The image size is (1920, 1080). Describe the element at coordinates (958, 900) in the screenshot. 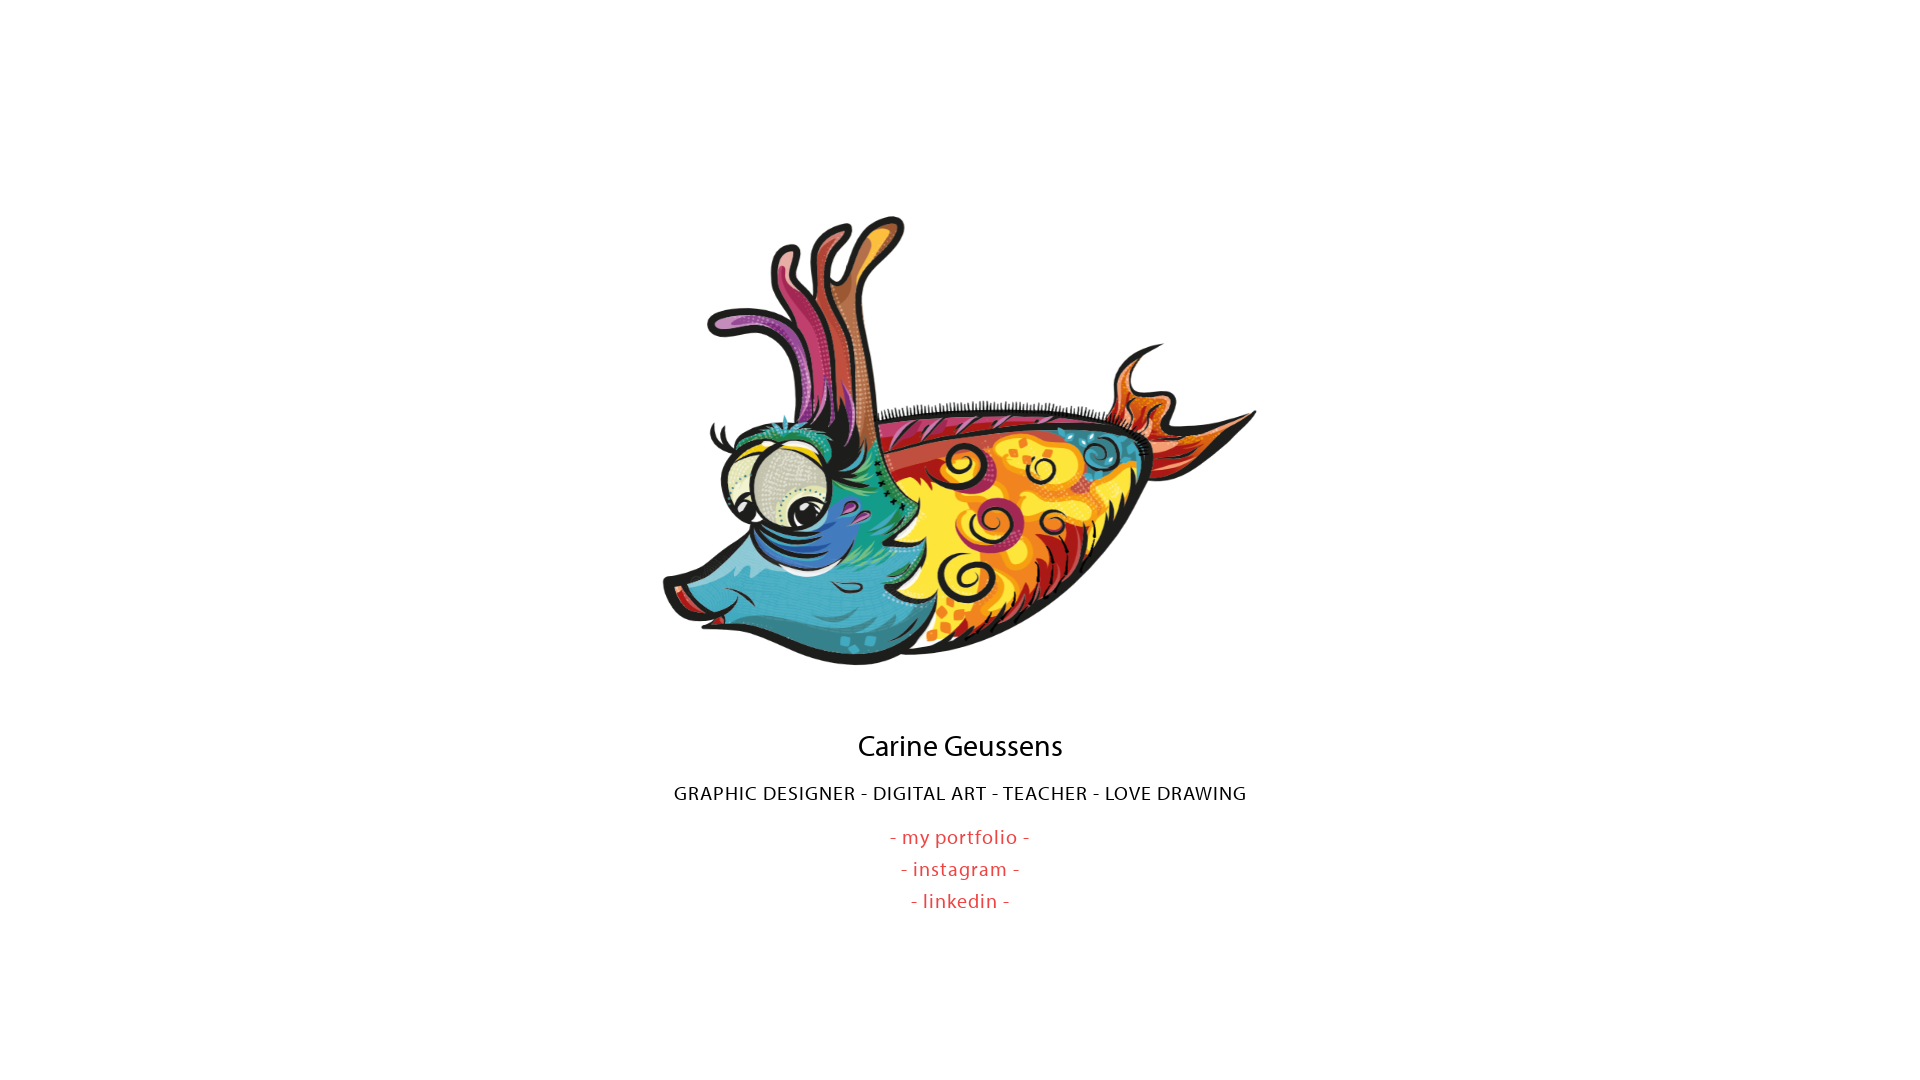

I see `'- linkedin -'` at that location.